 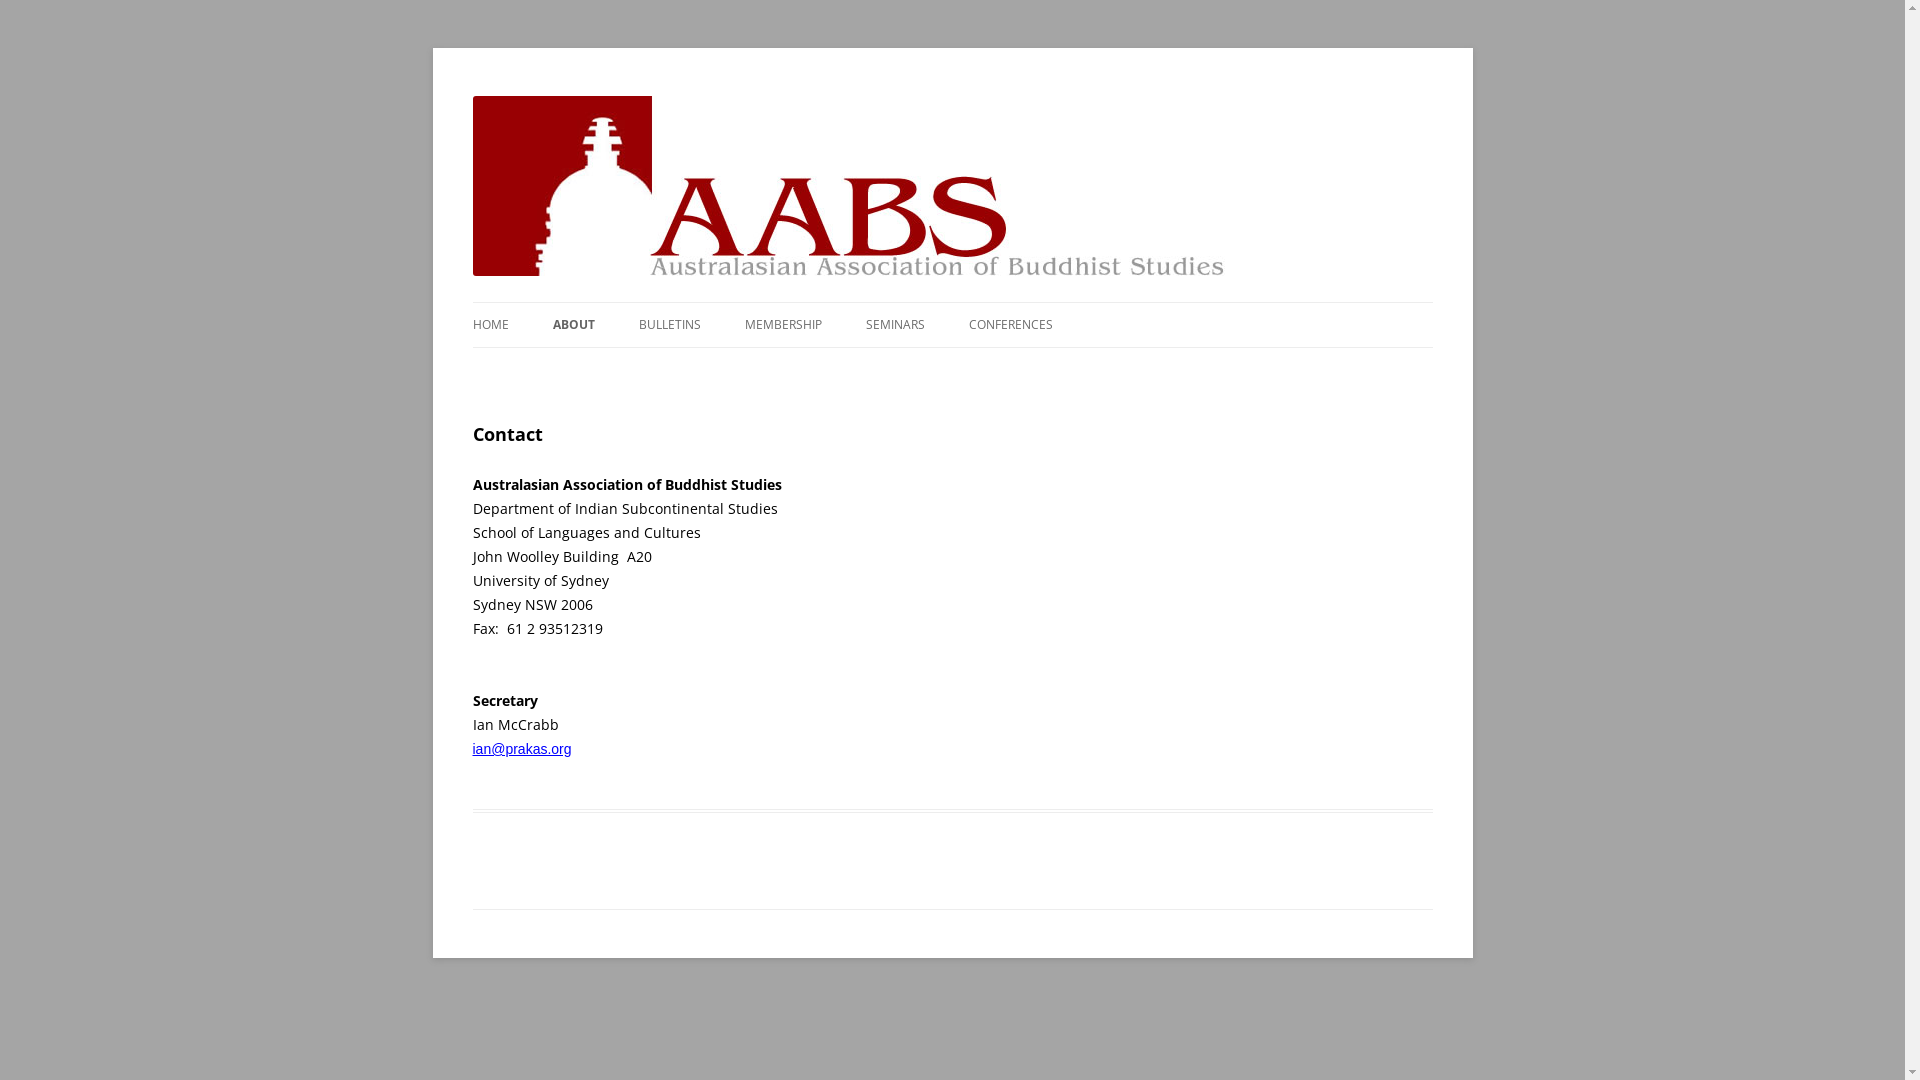 What do you see at coordinates (652, 367) in the screenshot?
I see `'AIMS'` at bounding box center [652, 367].